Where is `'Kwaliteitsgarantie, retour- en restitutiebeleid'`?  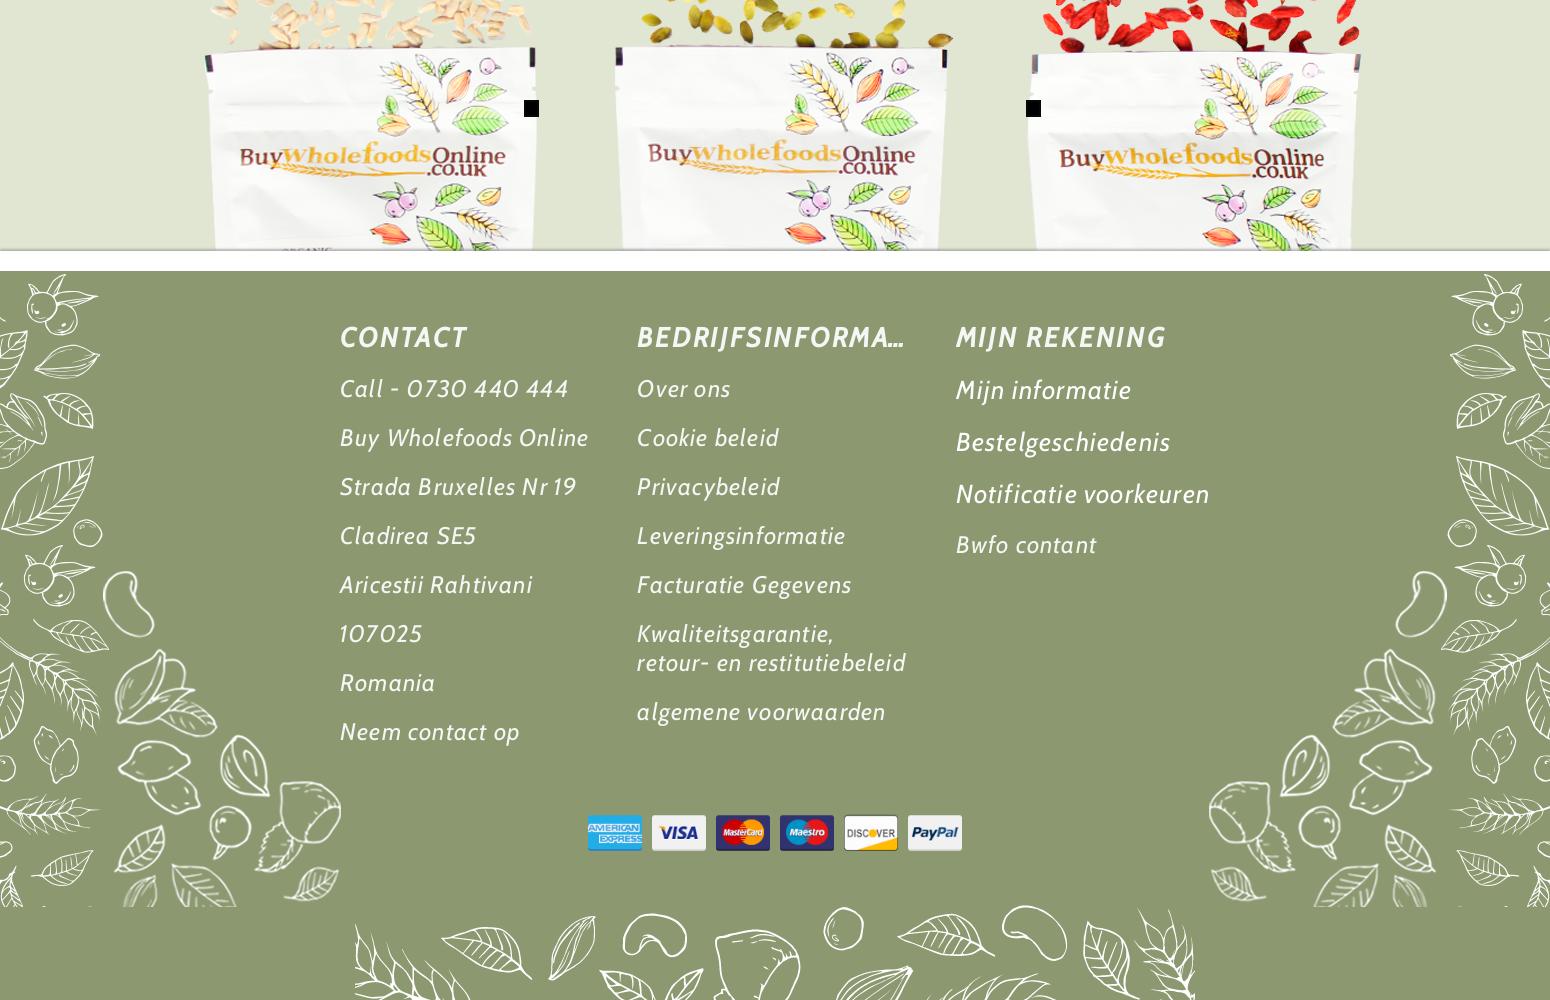 'Kwaliteitsgarantie, retour- en restitutiebeleid' is located at coordinates (636, 648).